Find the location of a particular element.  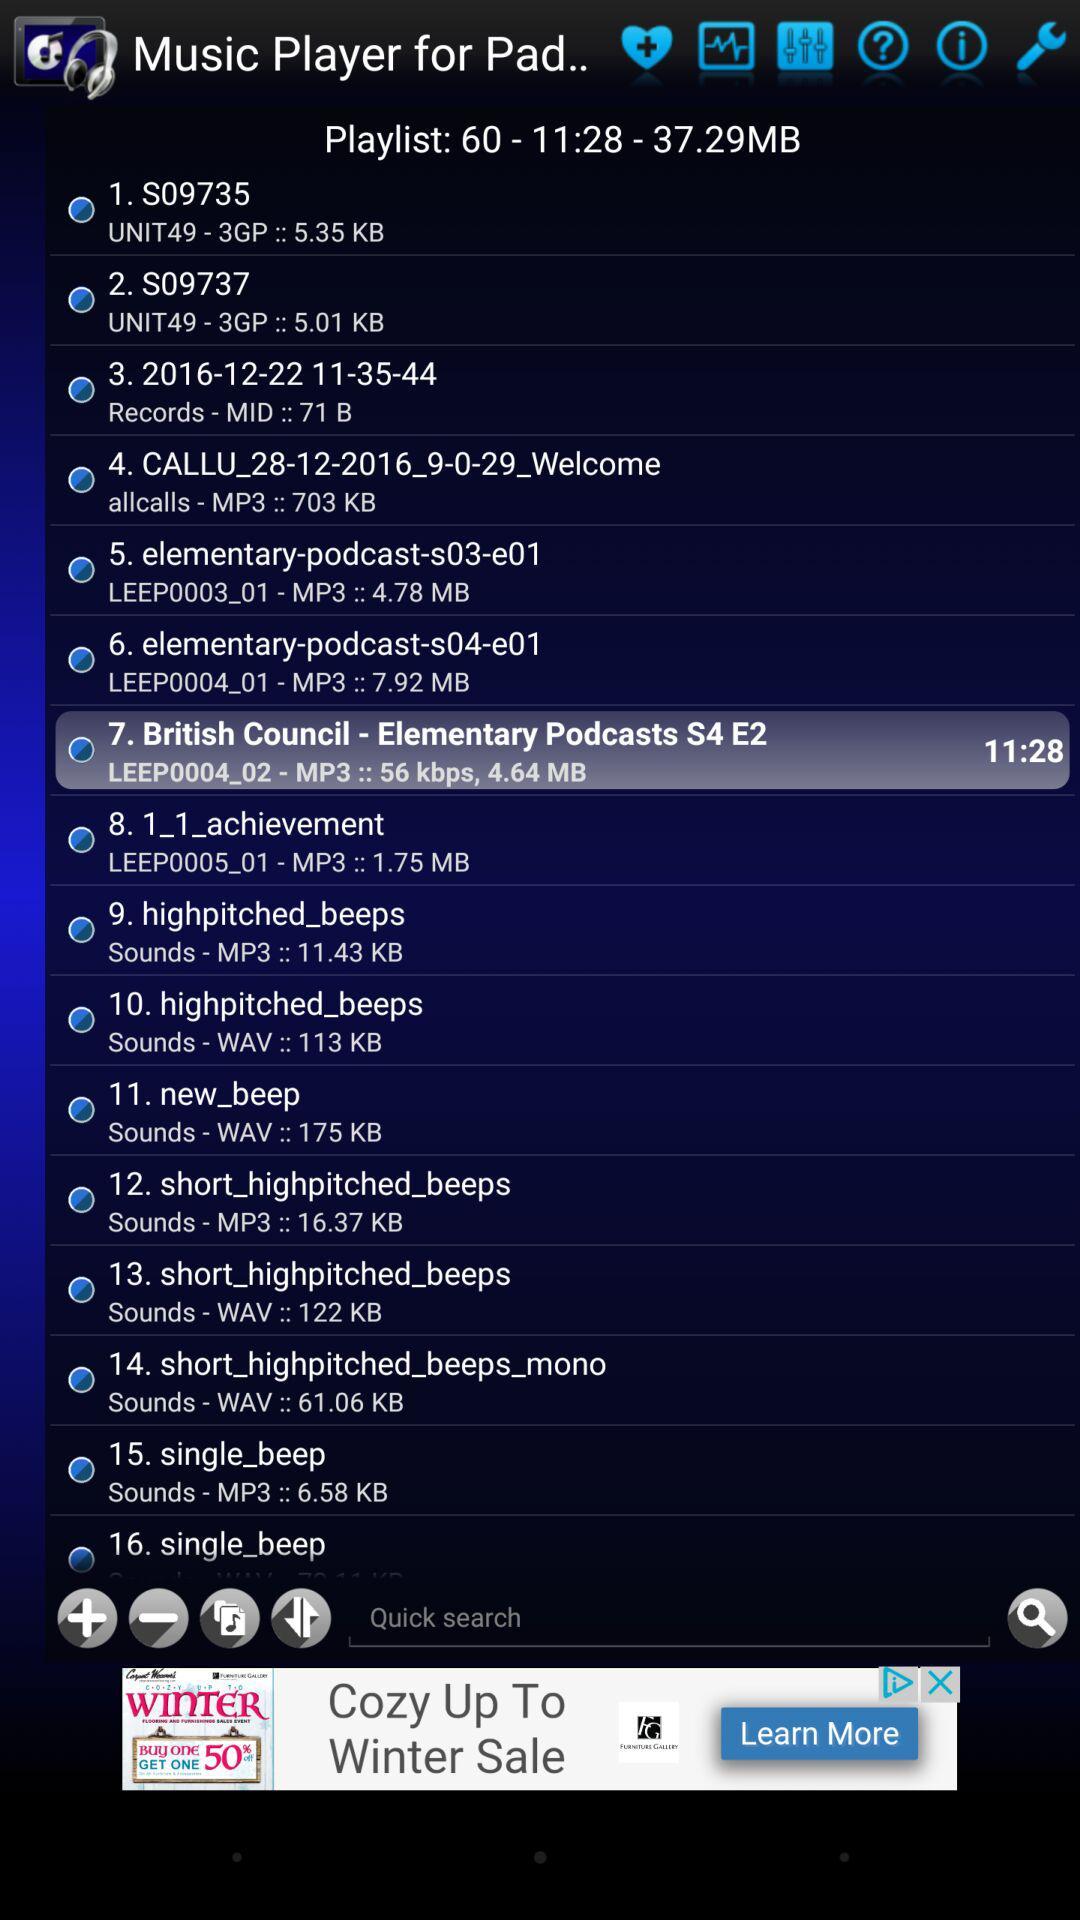

add is located at coordinates (86, 1618).